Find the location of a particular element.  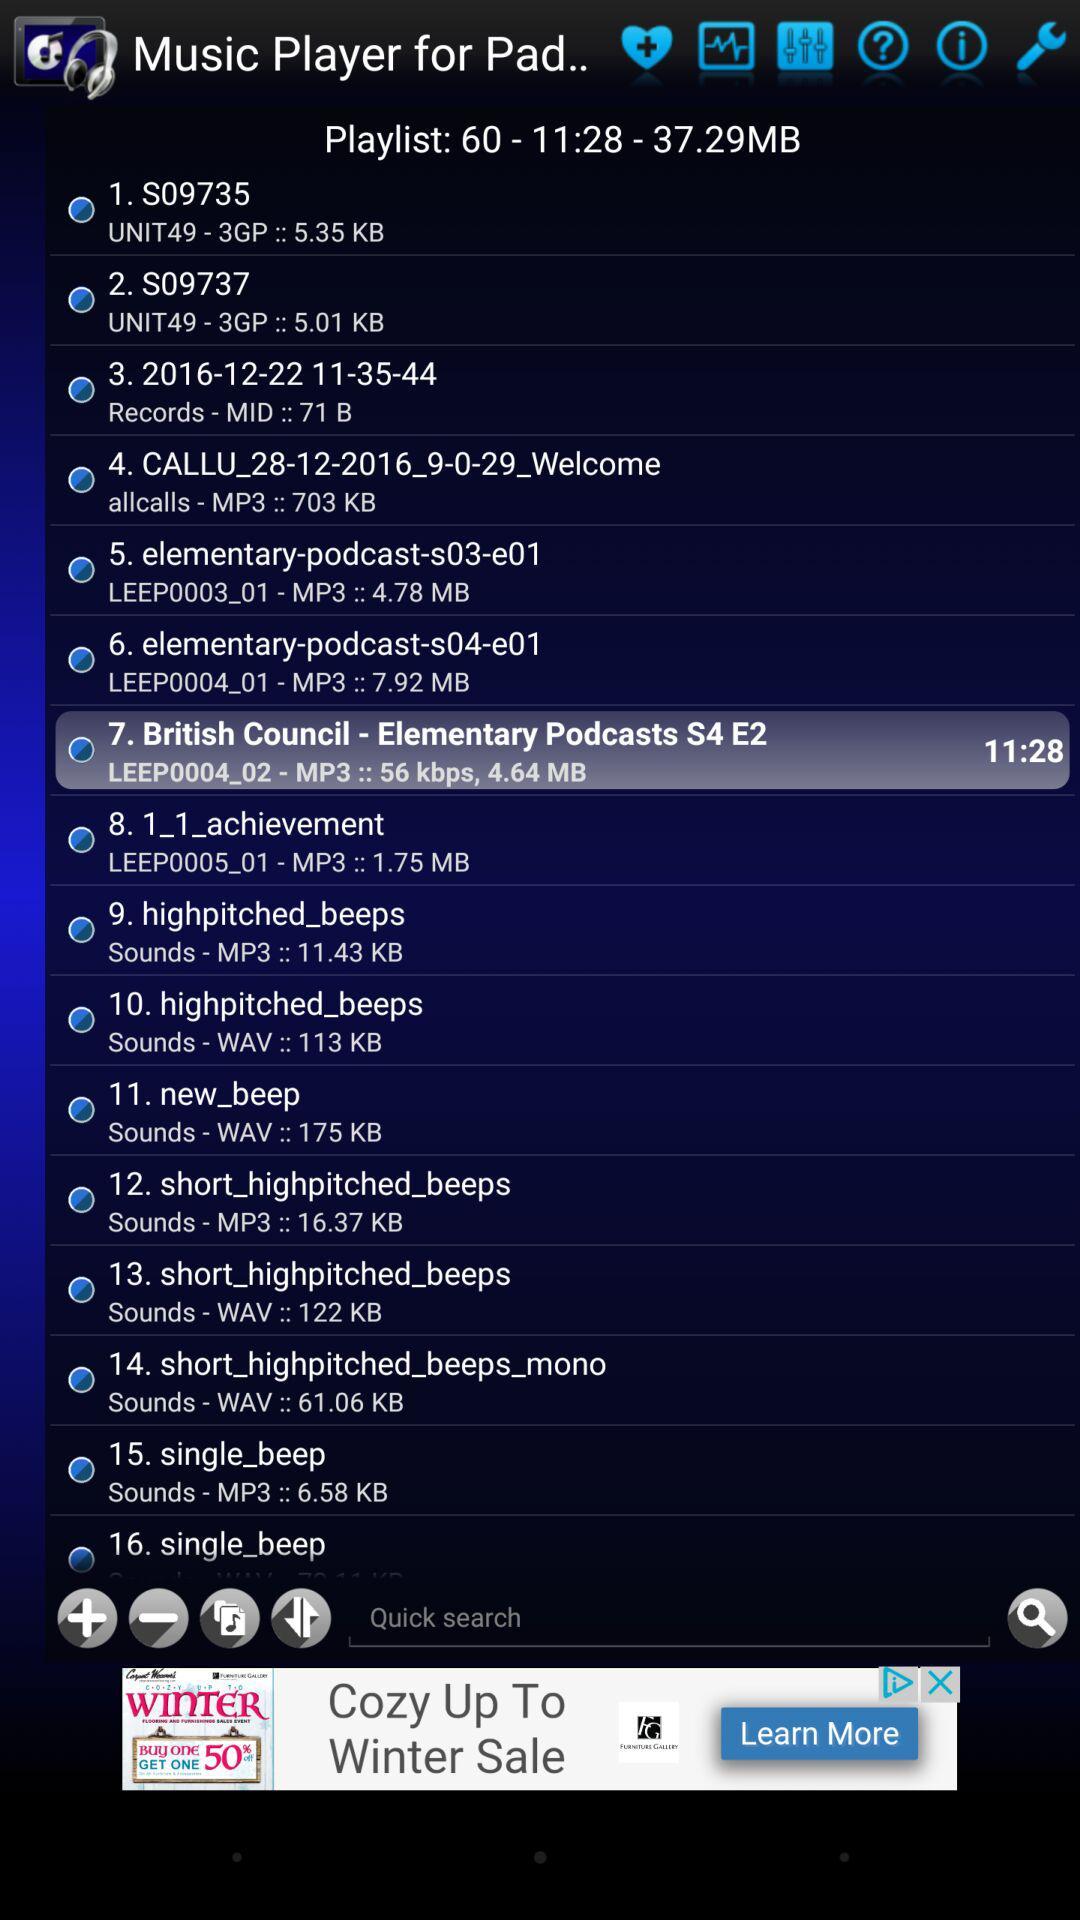

add is located at coordinates (86, 1618).